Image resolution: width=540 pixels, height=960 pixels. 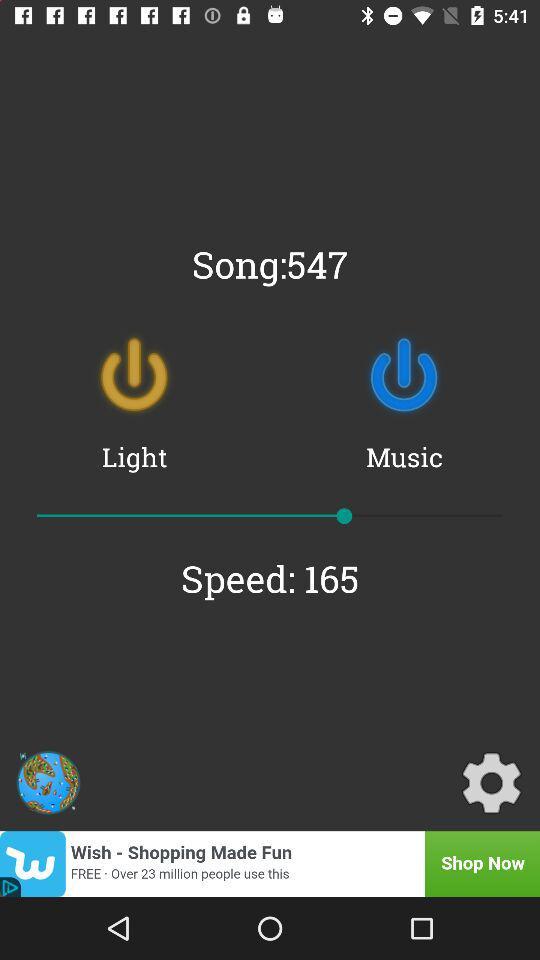 What do you see at coordinates (134, 374) in the screenshot?
I see `item above the light` at bounding box center [134, 374].